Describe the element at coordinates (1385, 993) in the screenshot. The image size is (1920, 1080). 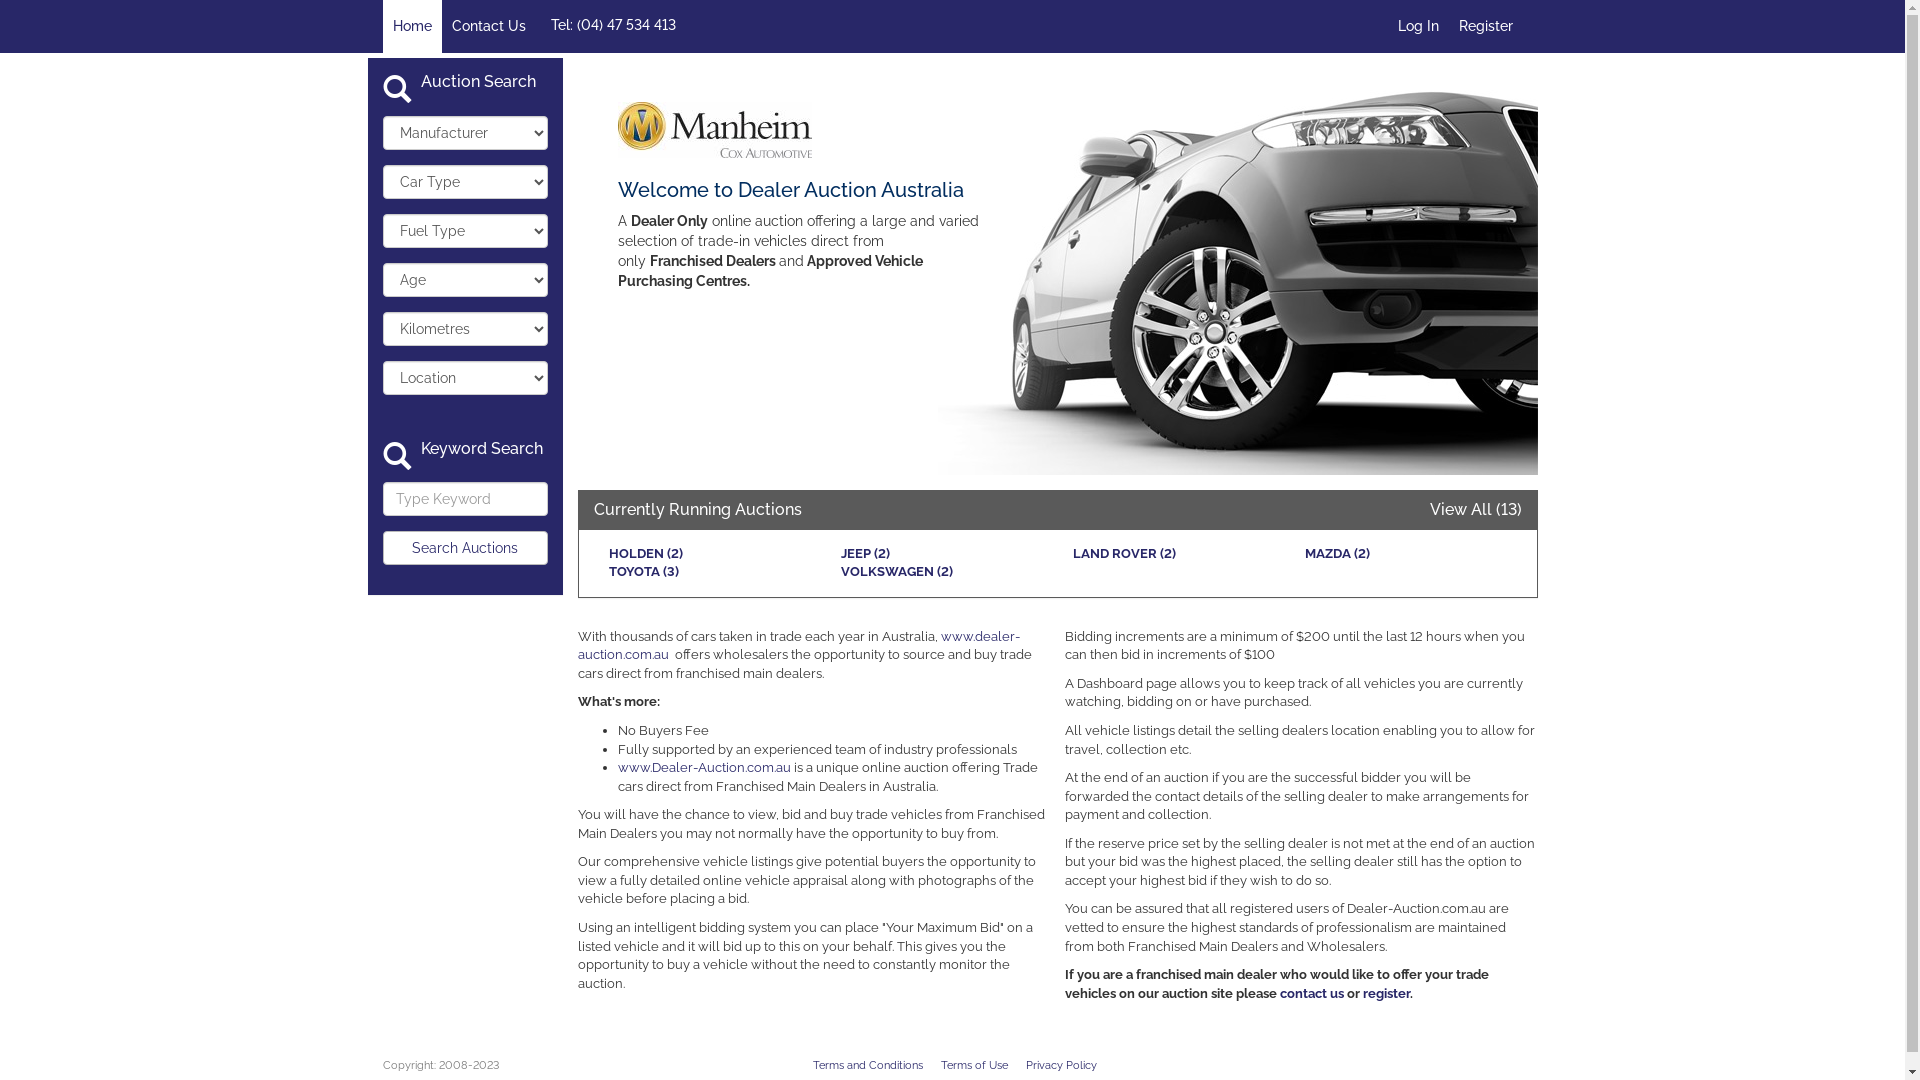
I see `'register'` at that location.